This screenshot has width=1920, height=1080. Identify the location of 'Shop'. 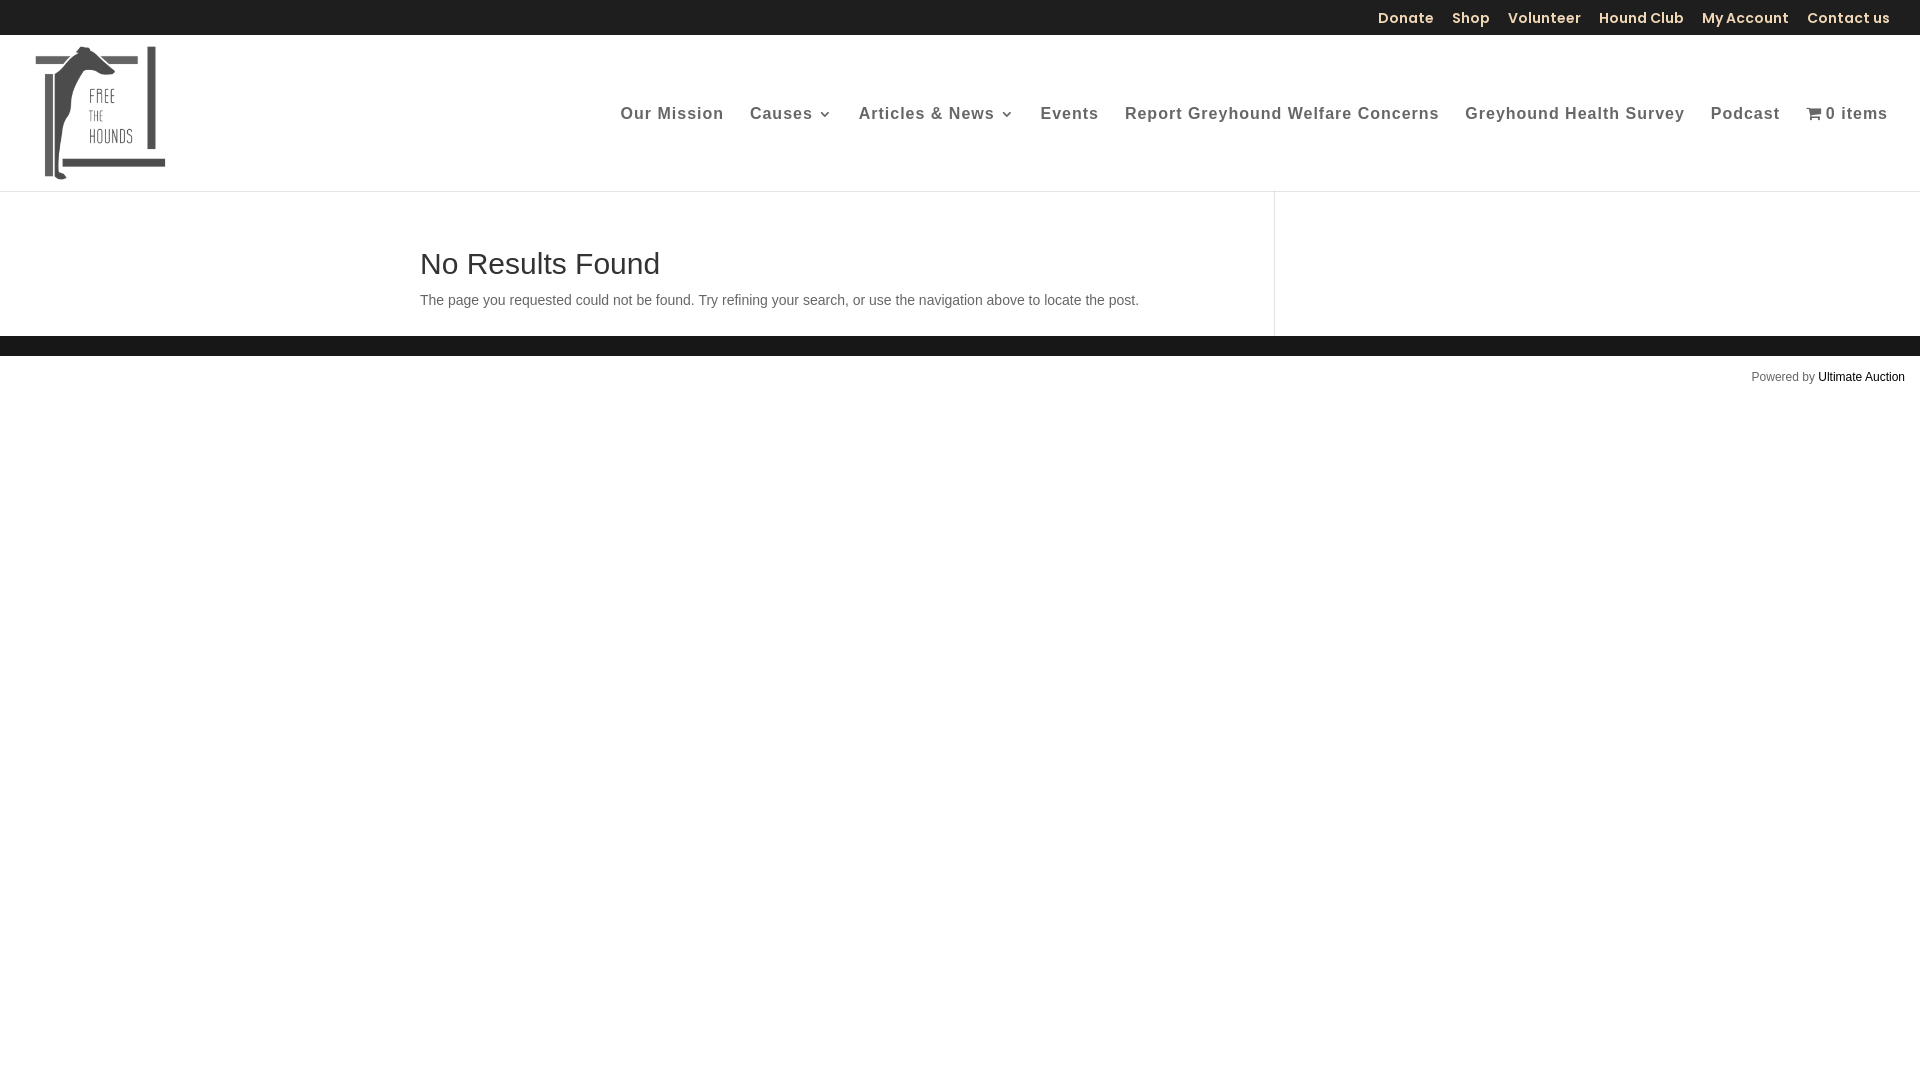
(1470, 22).